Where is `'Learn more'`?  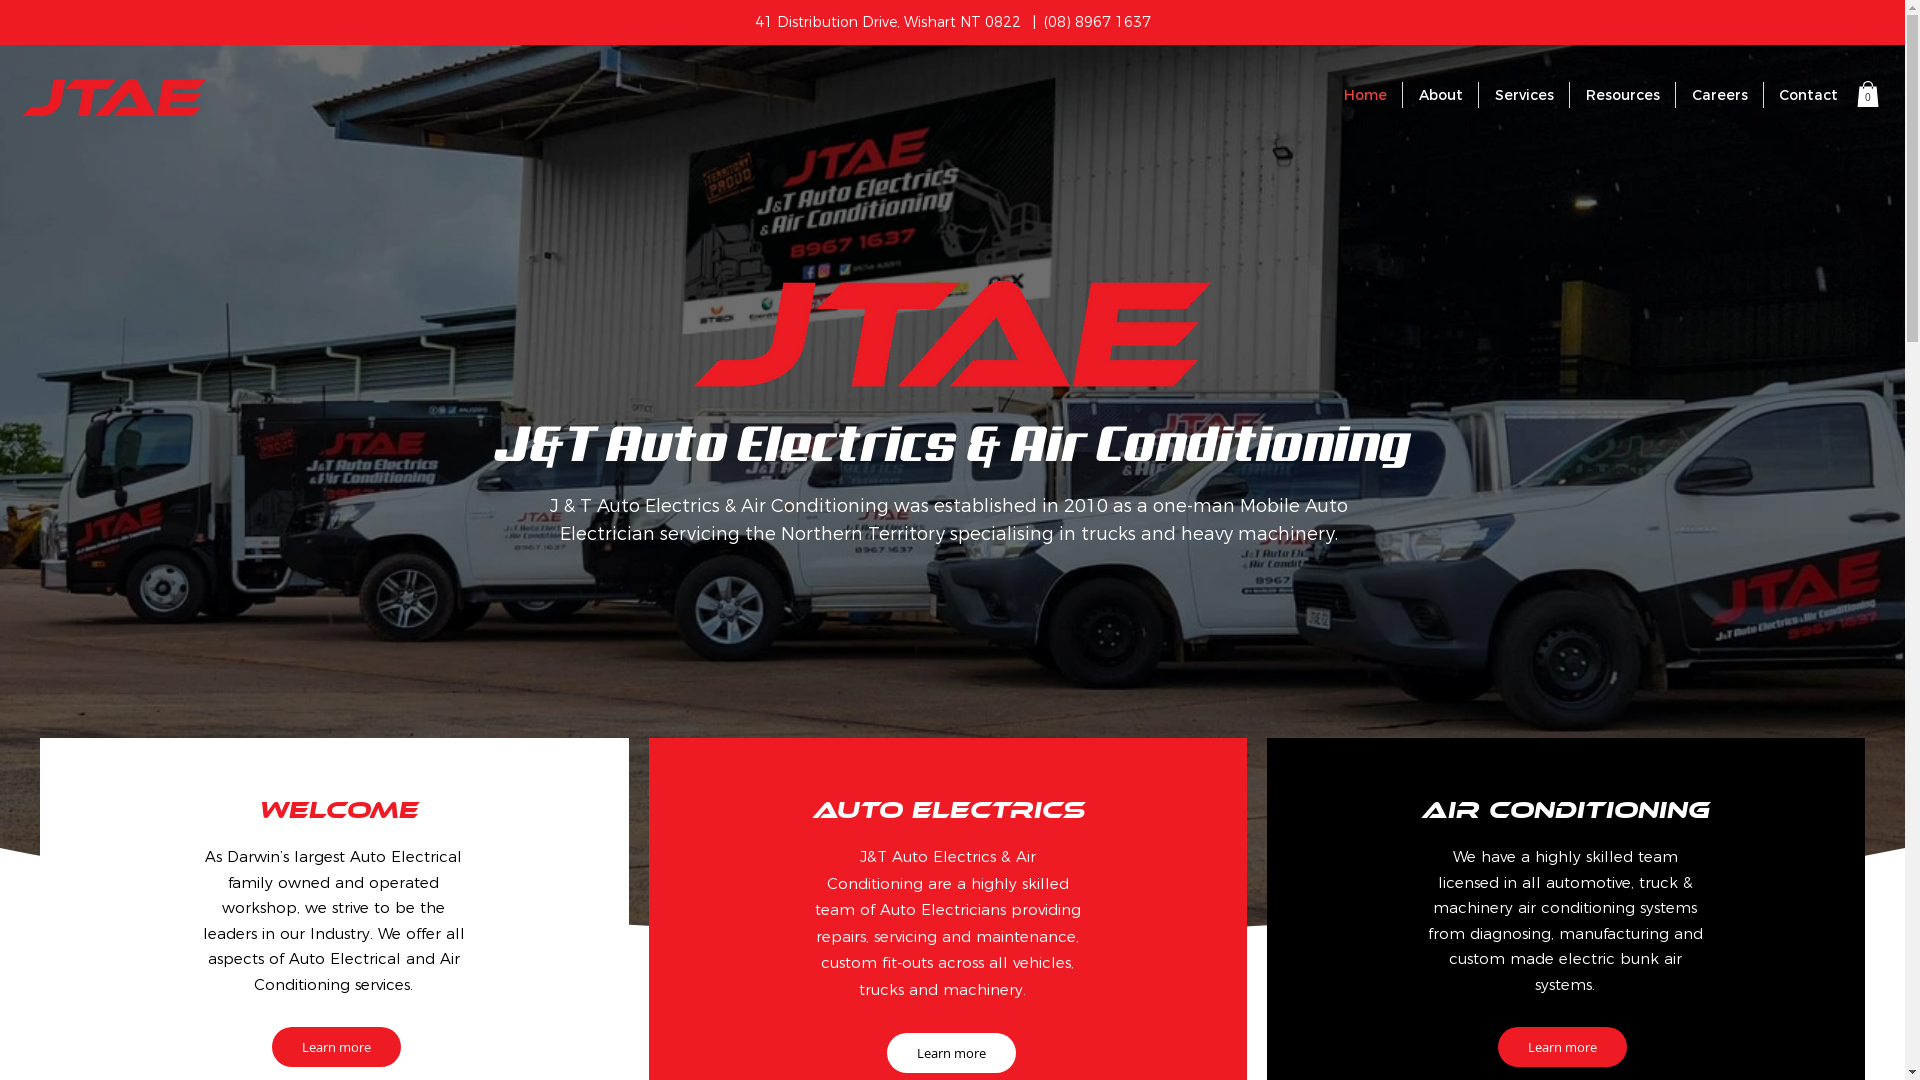 'Learn more' is located at coordinates (336, 1045).